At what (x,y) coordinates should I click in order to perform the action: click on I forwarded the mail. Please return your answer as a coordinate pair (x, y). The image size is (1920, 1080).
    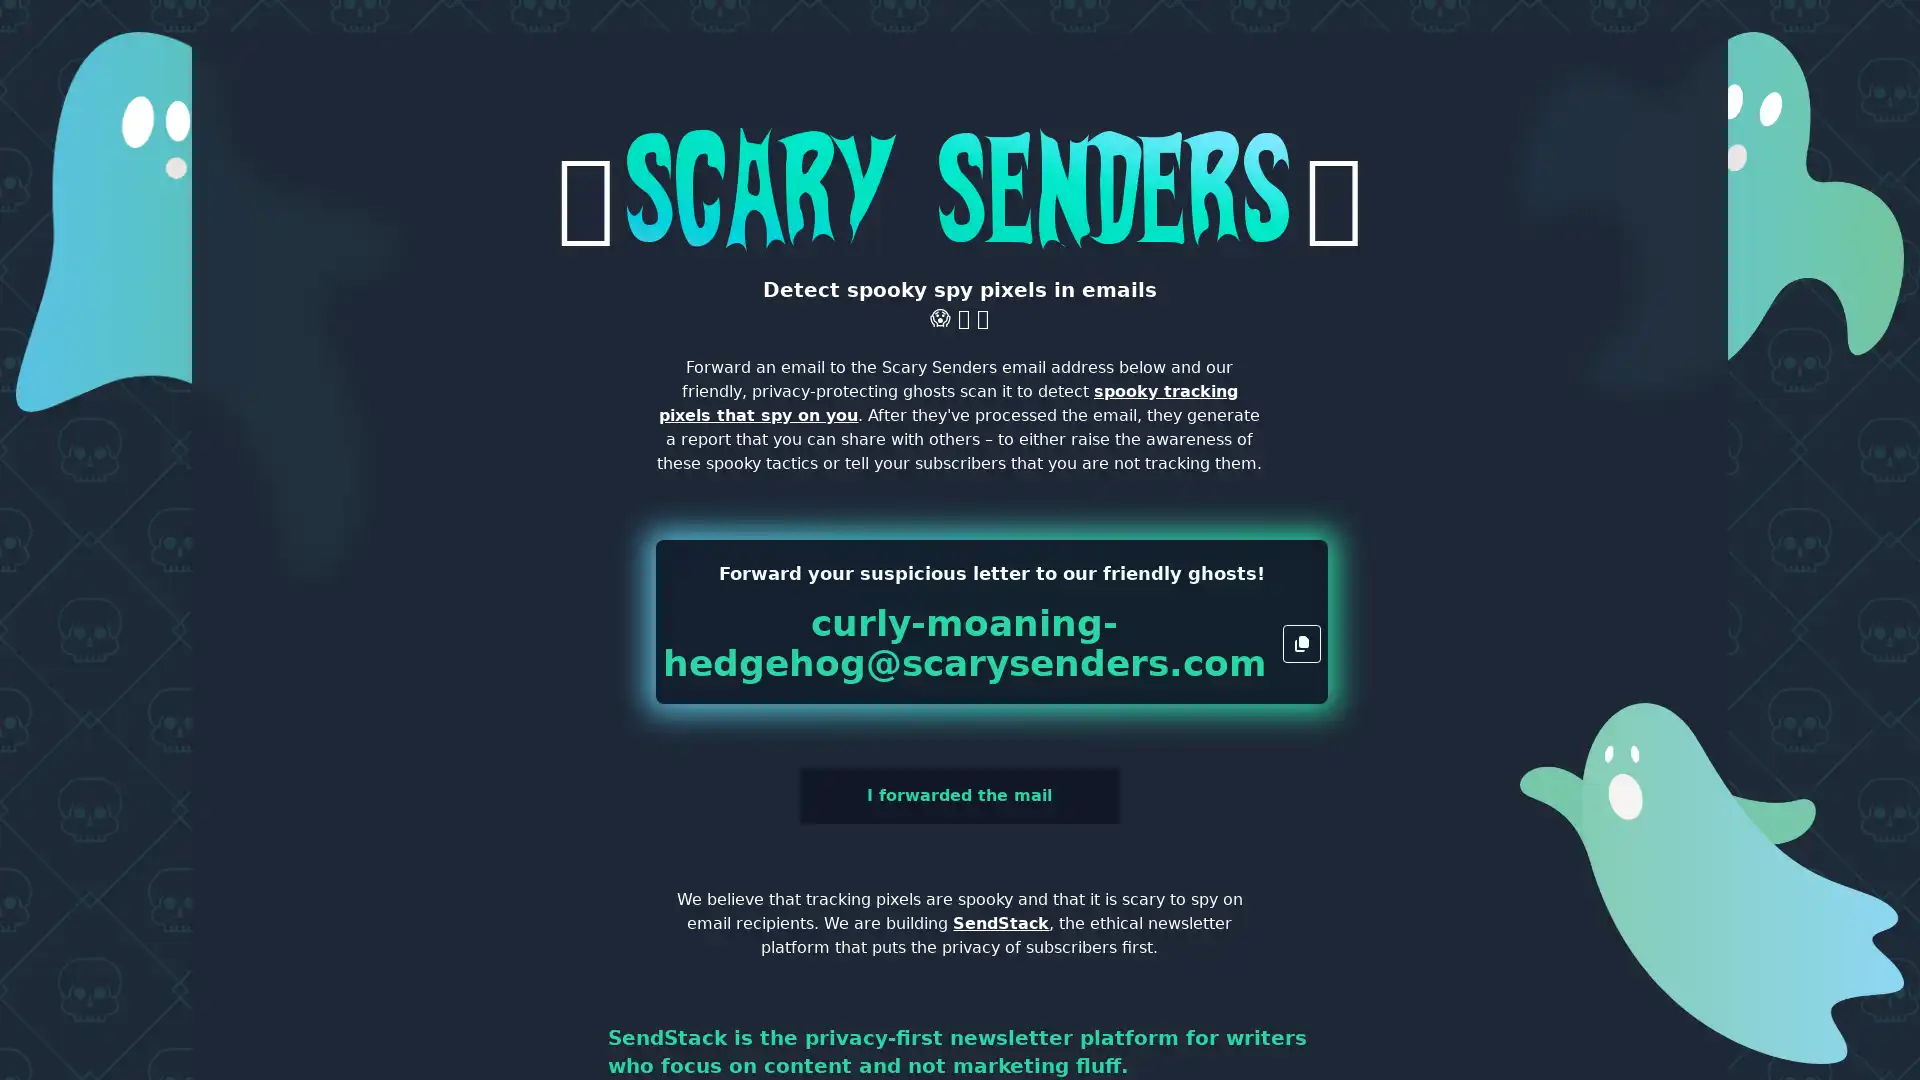
    Looking at the image, I should click on (958, 794).